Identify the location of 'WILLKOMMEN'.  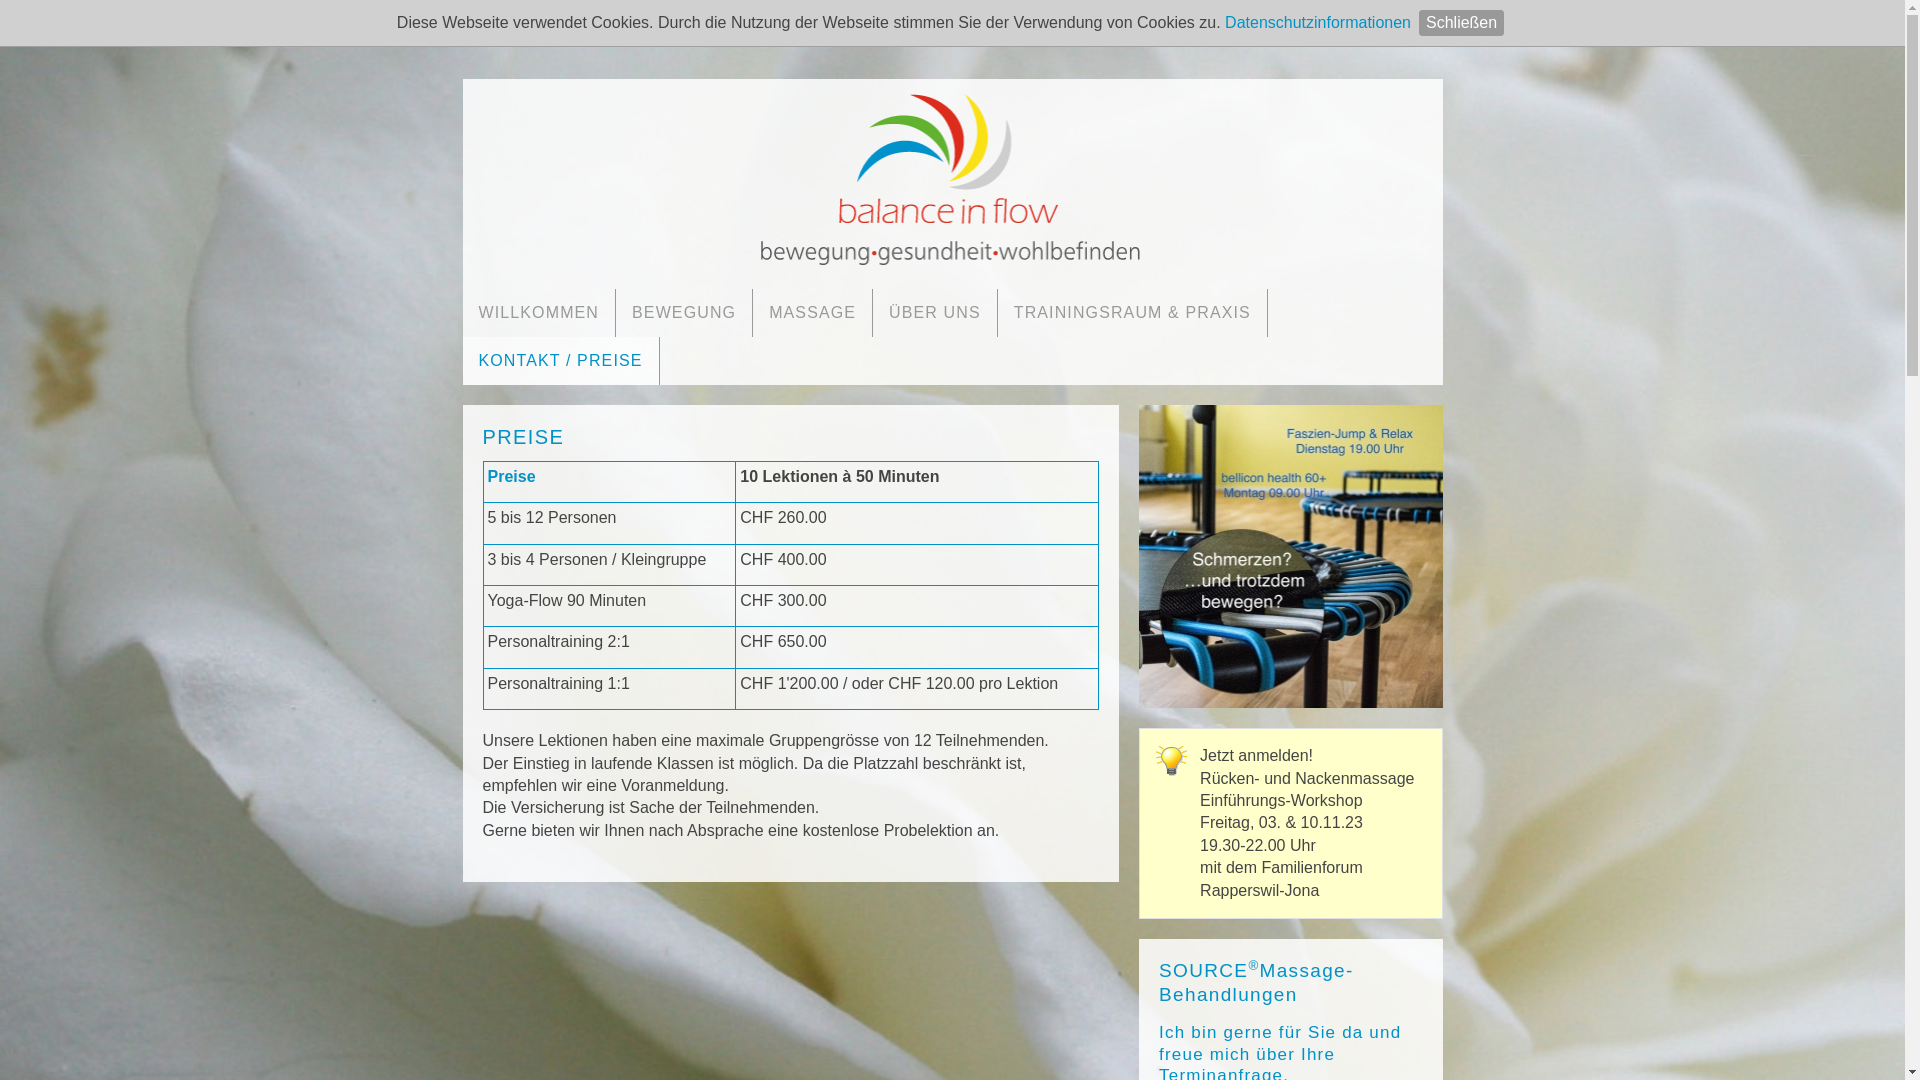
(460, 312).